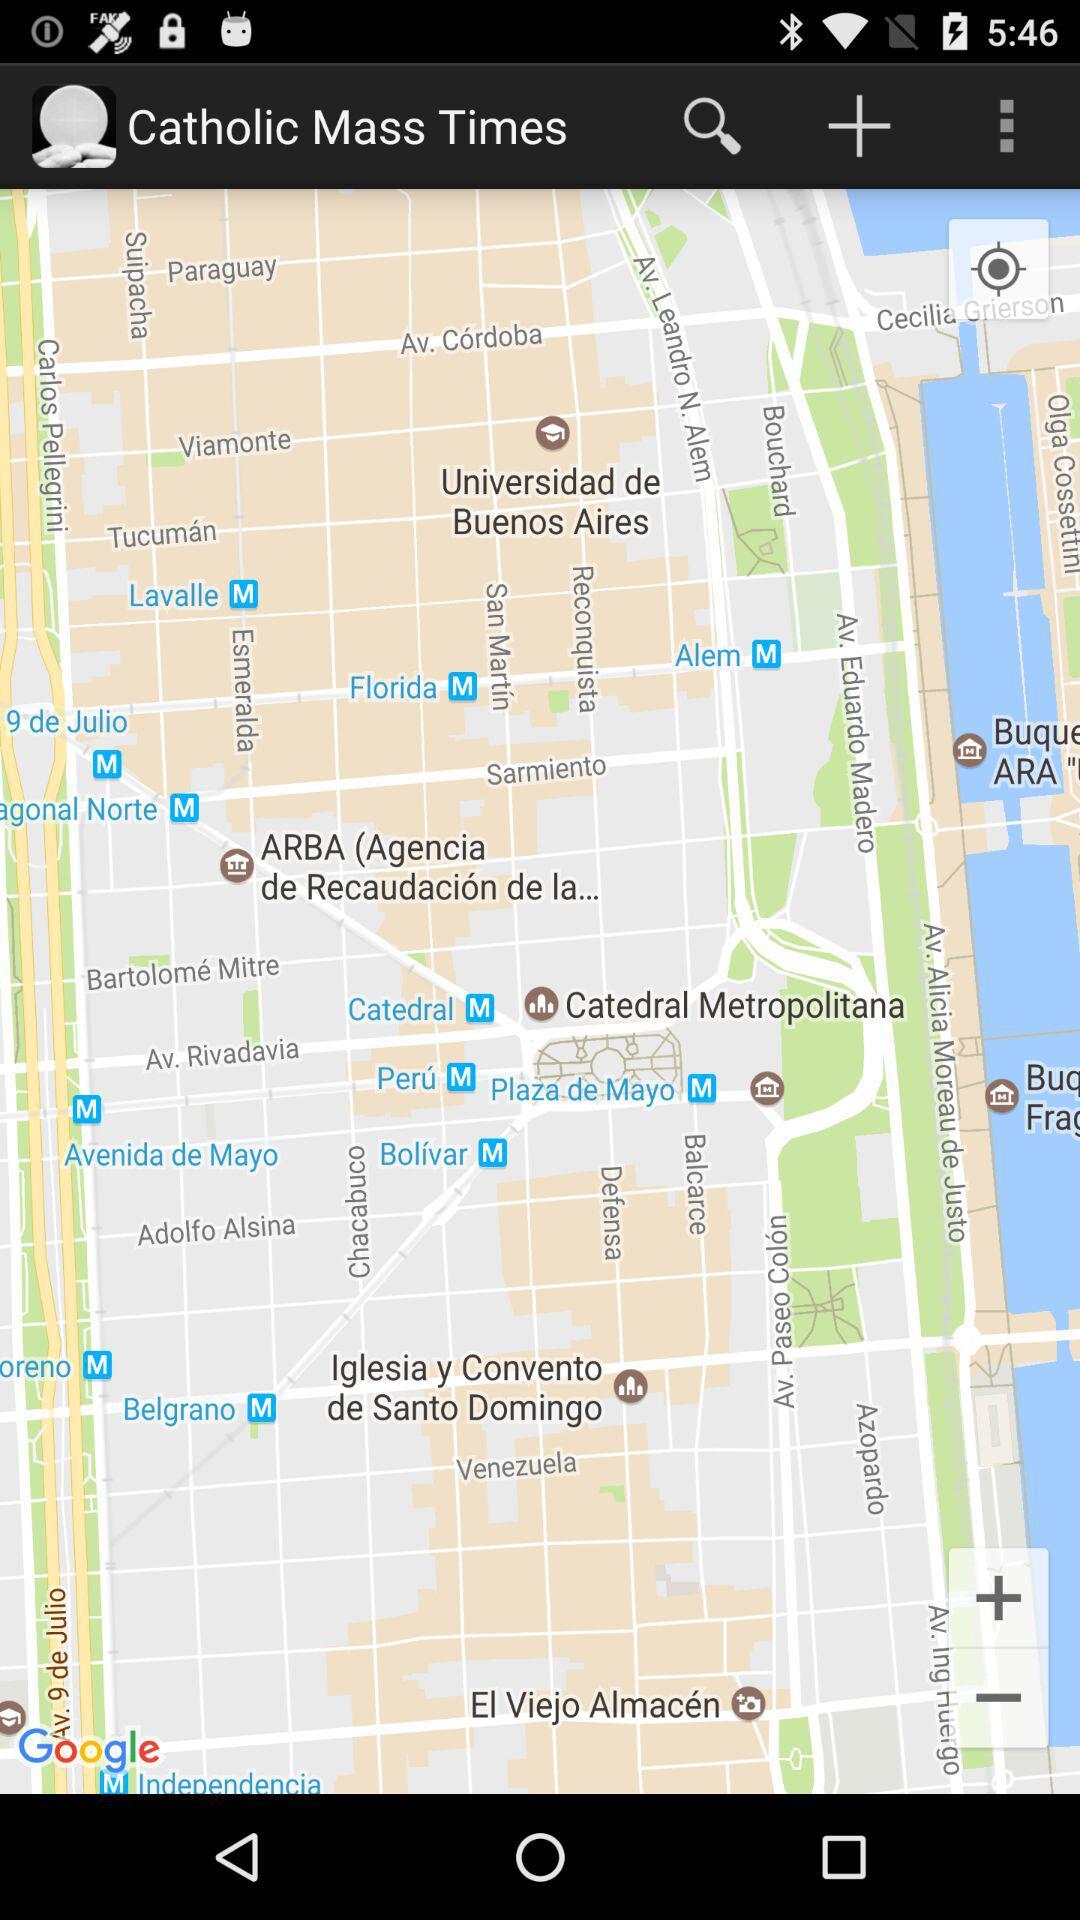 The image size is (1080, 1920). What do you see at coordinates (540, 991) in the screenshot?
I see `the icon at the center` at bounding box center [540, 991].